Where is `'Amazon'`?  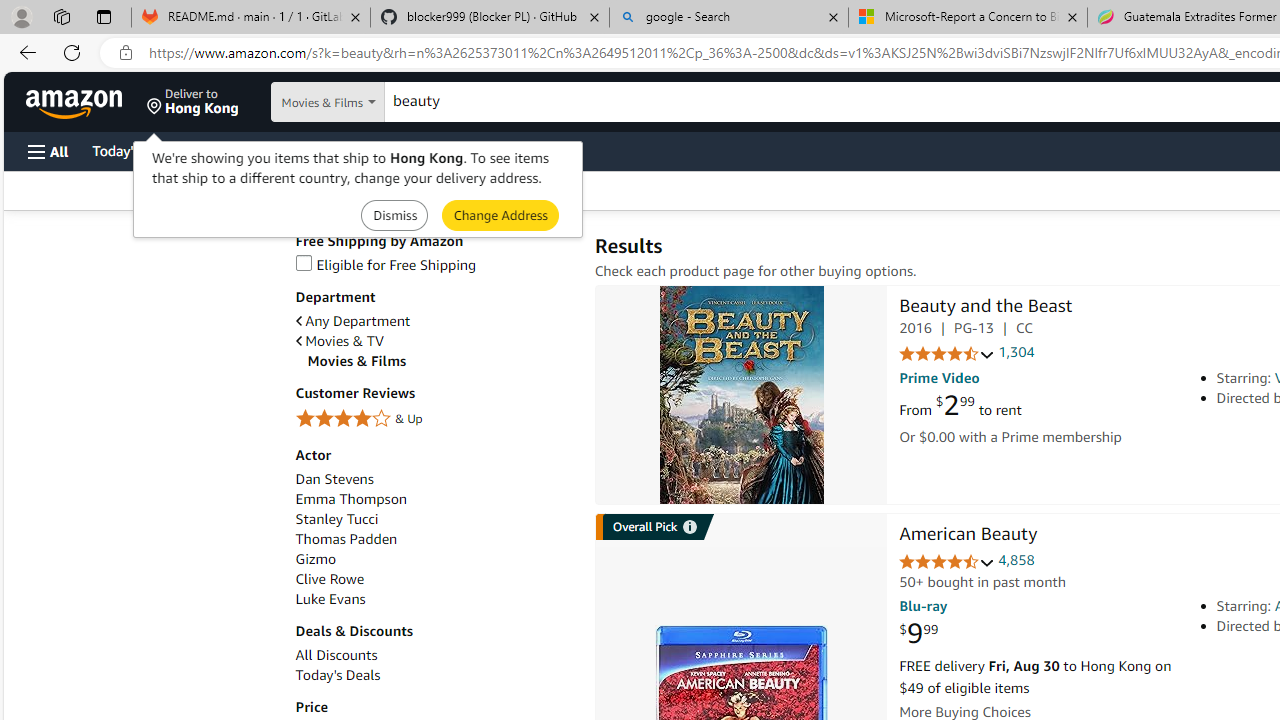 'Amazon' is located at coordinates (76, 101).